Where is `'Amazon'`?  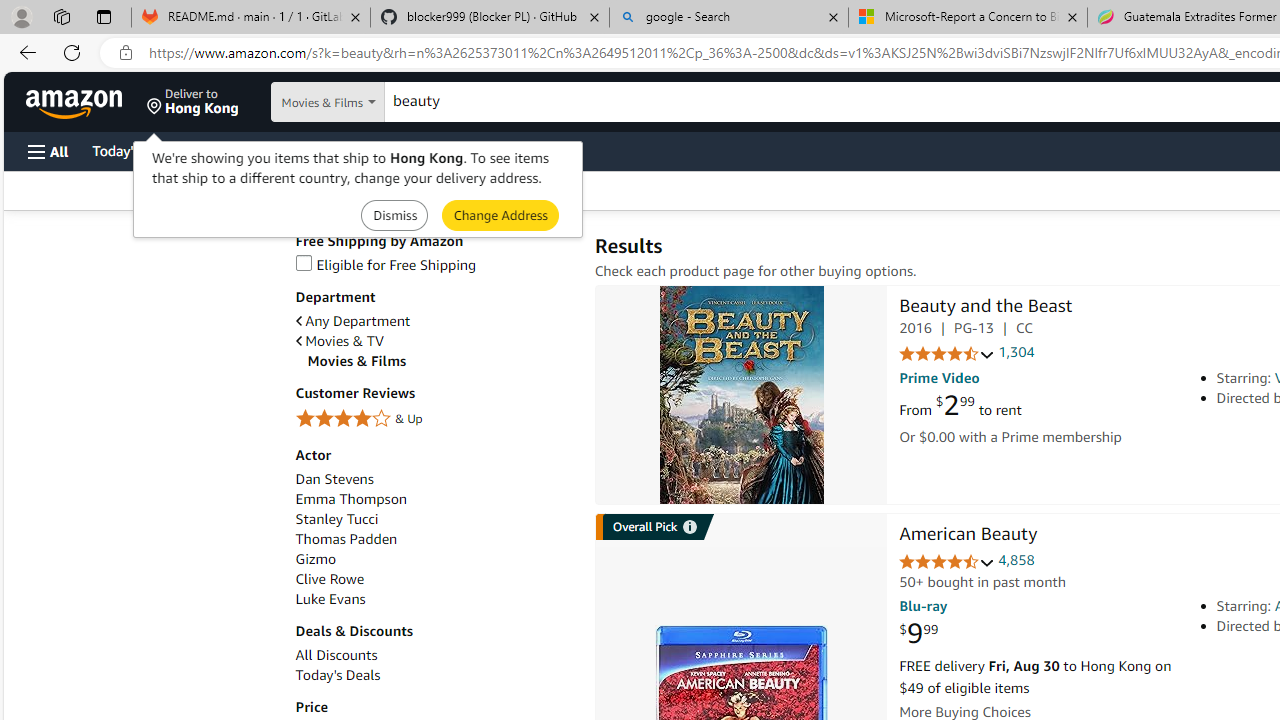 'Amazon' is located at coordinates (76, 101).